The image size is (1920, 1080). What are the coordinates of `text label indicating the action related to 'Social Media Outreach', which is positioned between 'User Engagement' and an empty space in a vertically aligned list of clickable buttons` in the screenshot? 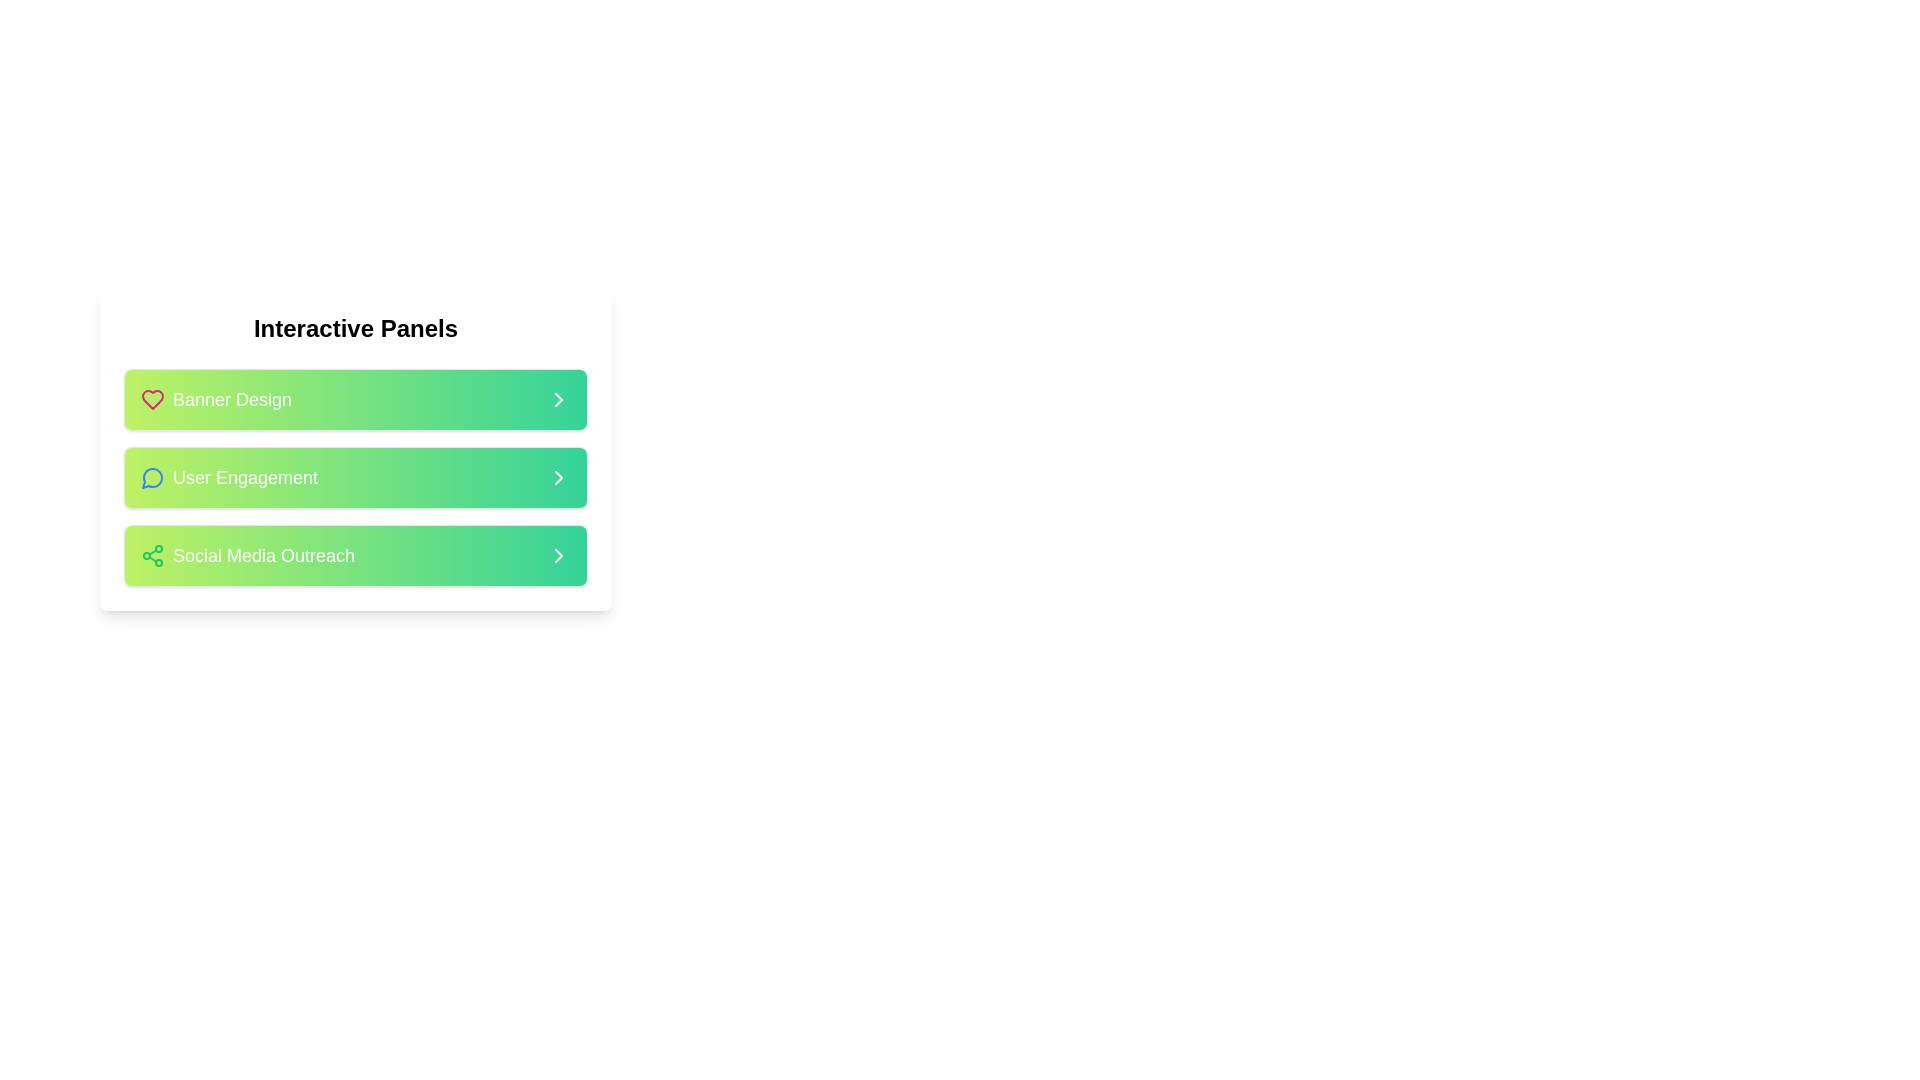 It's located at (263, 555).